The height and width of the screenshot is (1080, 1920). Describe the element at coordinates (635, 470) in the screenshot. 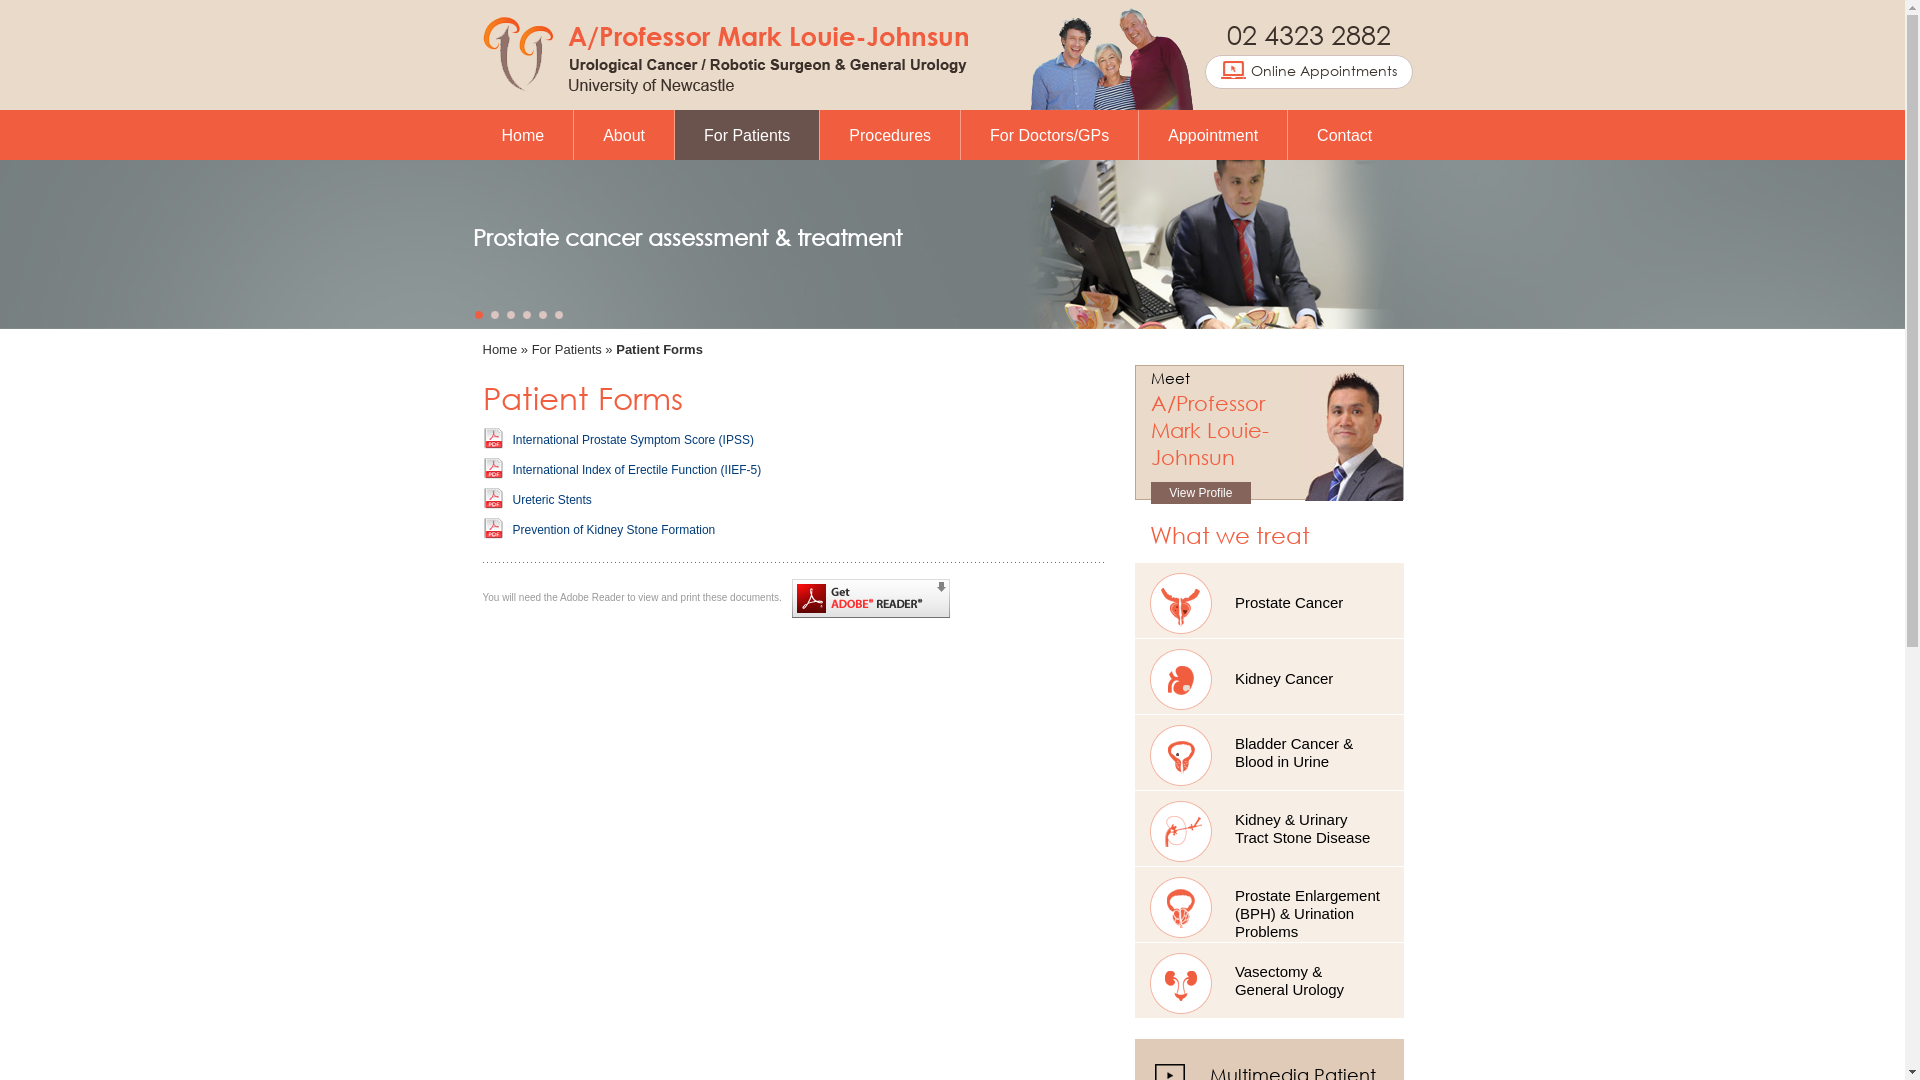

I see `'International Index of Erectile Function (IIEF-5)'` at that location.